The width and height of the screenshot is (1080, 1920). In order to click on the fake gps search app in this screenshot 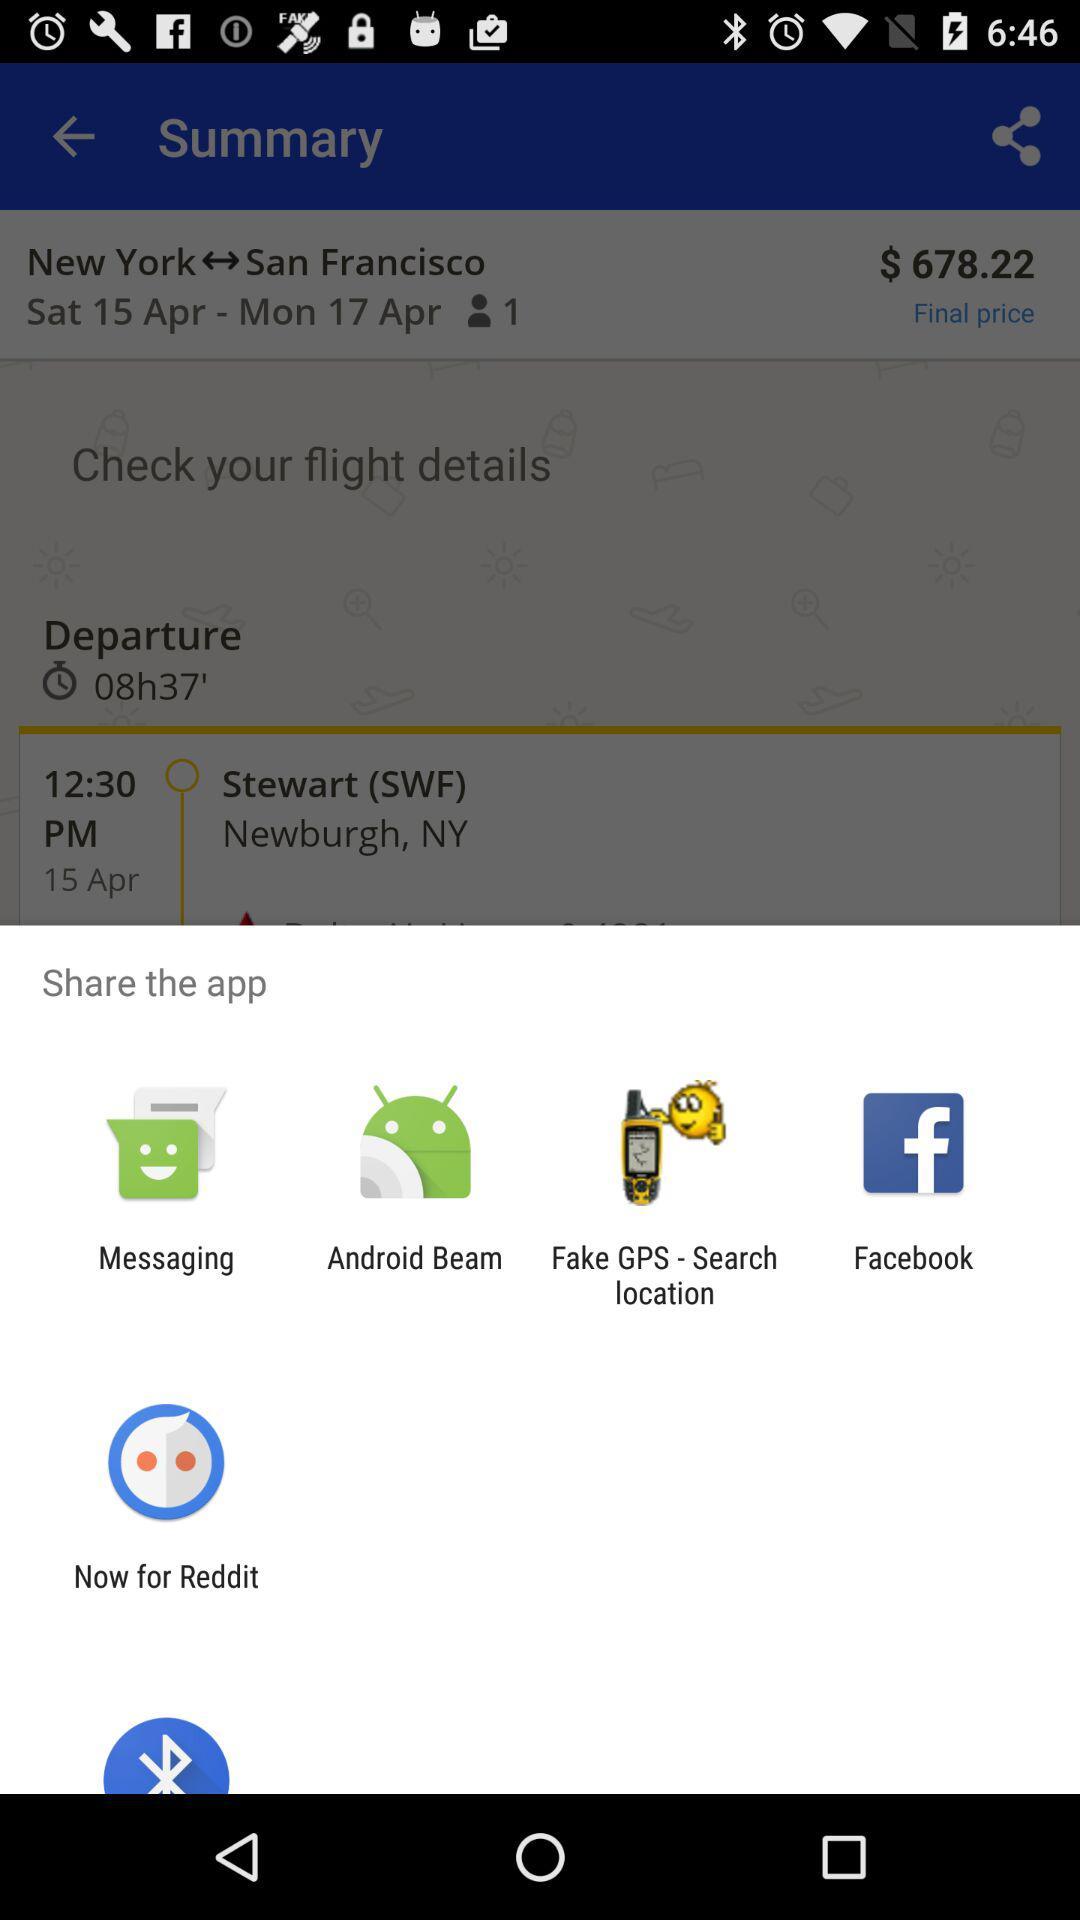, I will do `click(664, 1274)`.